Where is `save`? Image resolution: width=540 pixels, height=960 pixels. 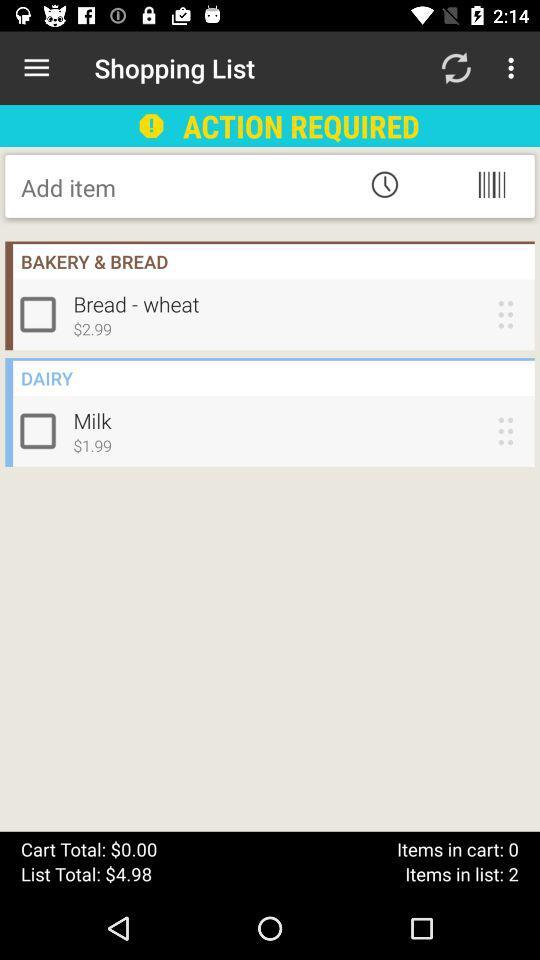
save is located at coordinates (181, 187).